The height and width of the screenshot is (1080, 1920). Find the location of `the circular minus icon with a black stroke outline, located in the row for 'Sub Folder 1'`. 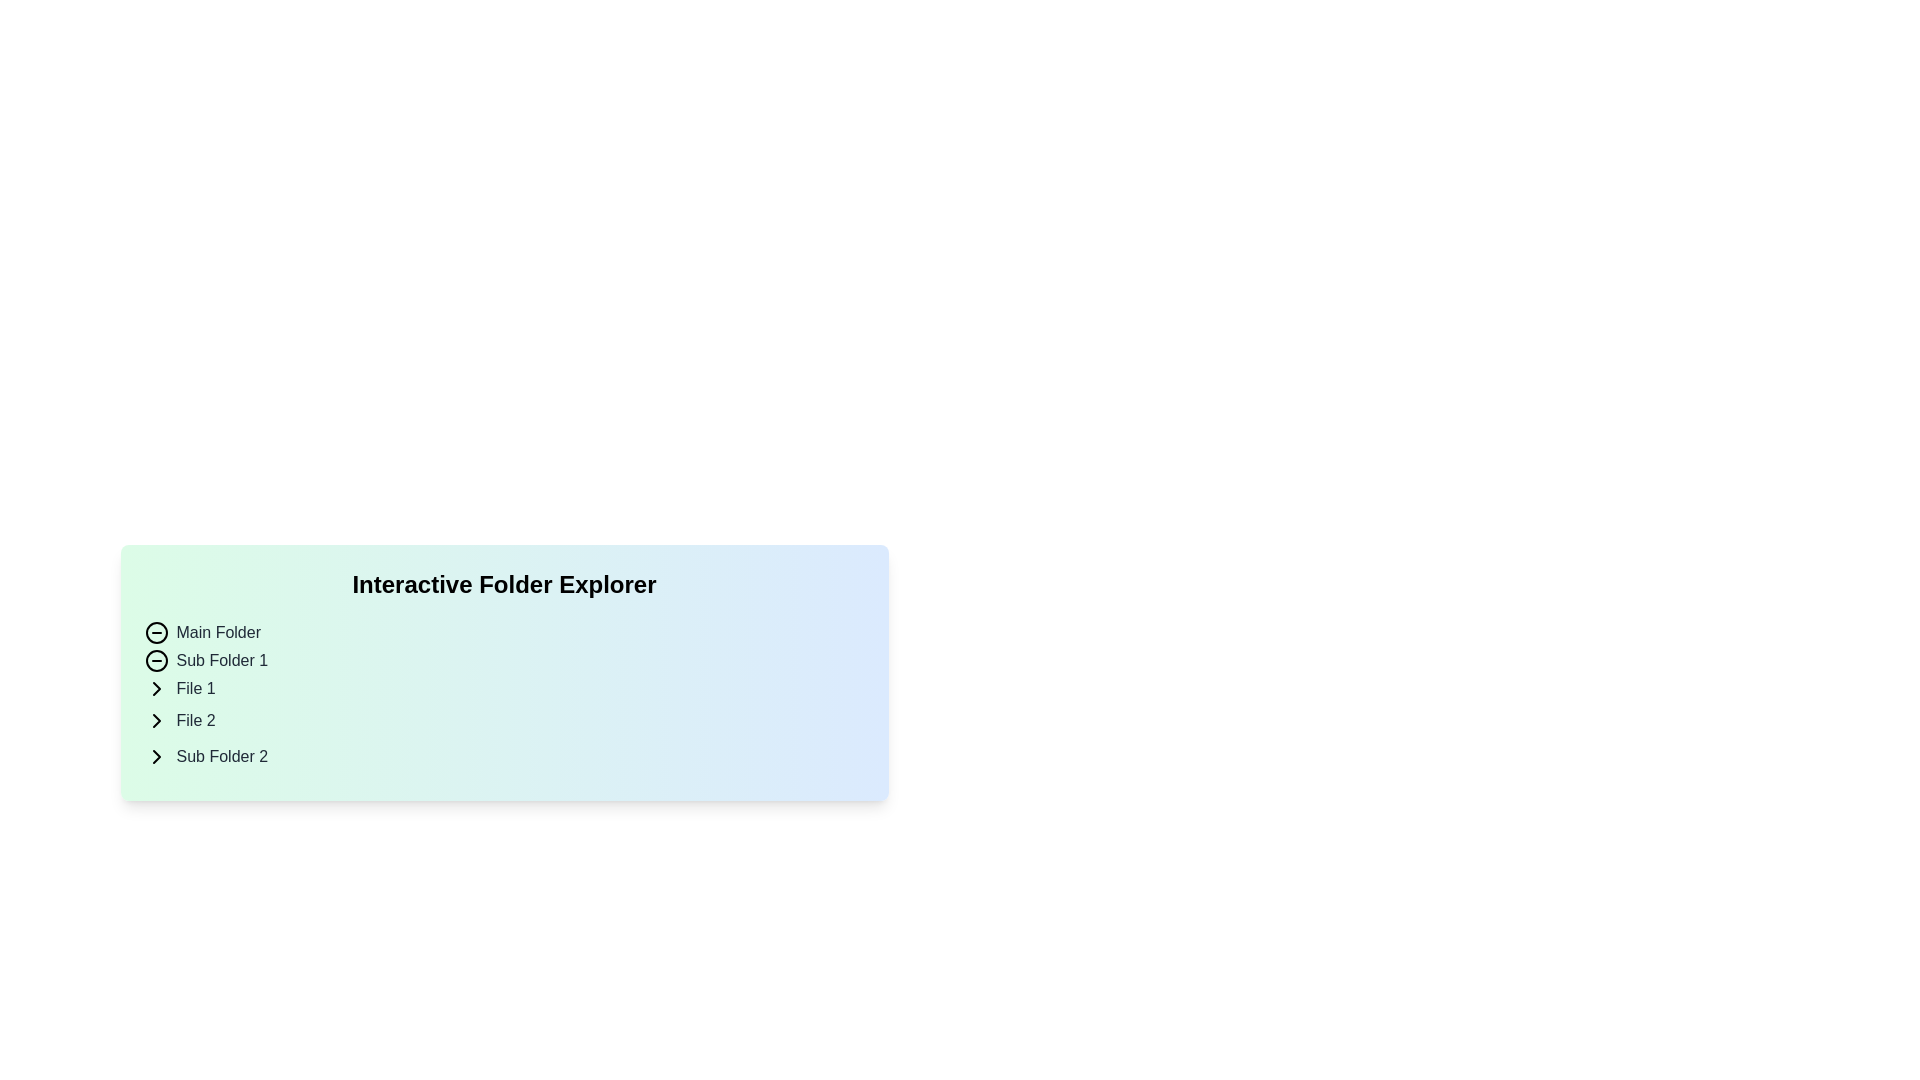

the circular minus icon with a black stroke outline, located in the row for 'Sub Folder 1' is located at coordinates (155, 660).